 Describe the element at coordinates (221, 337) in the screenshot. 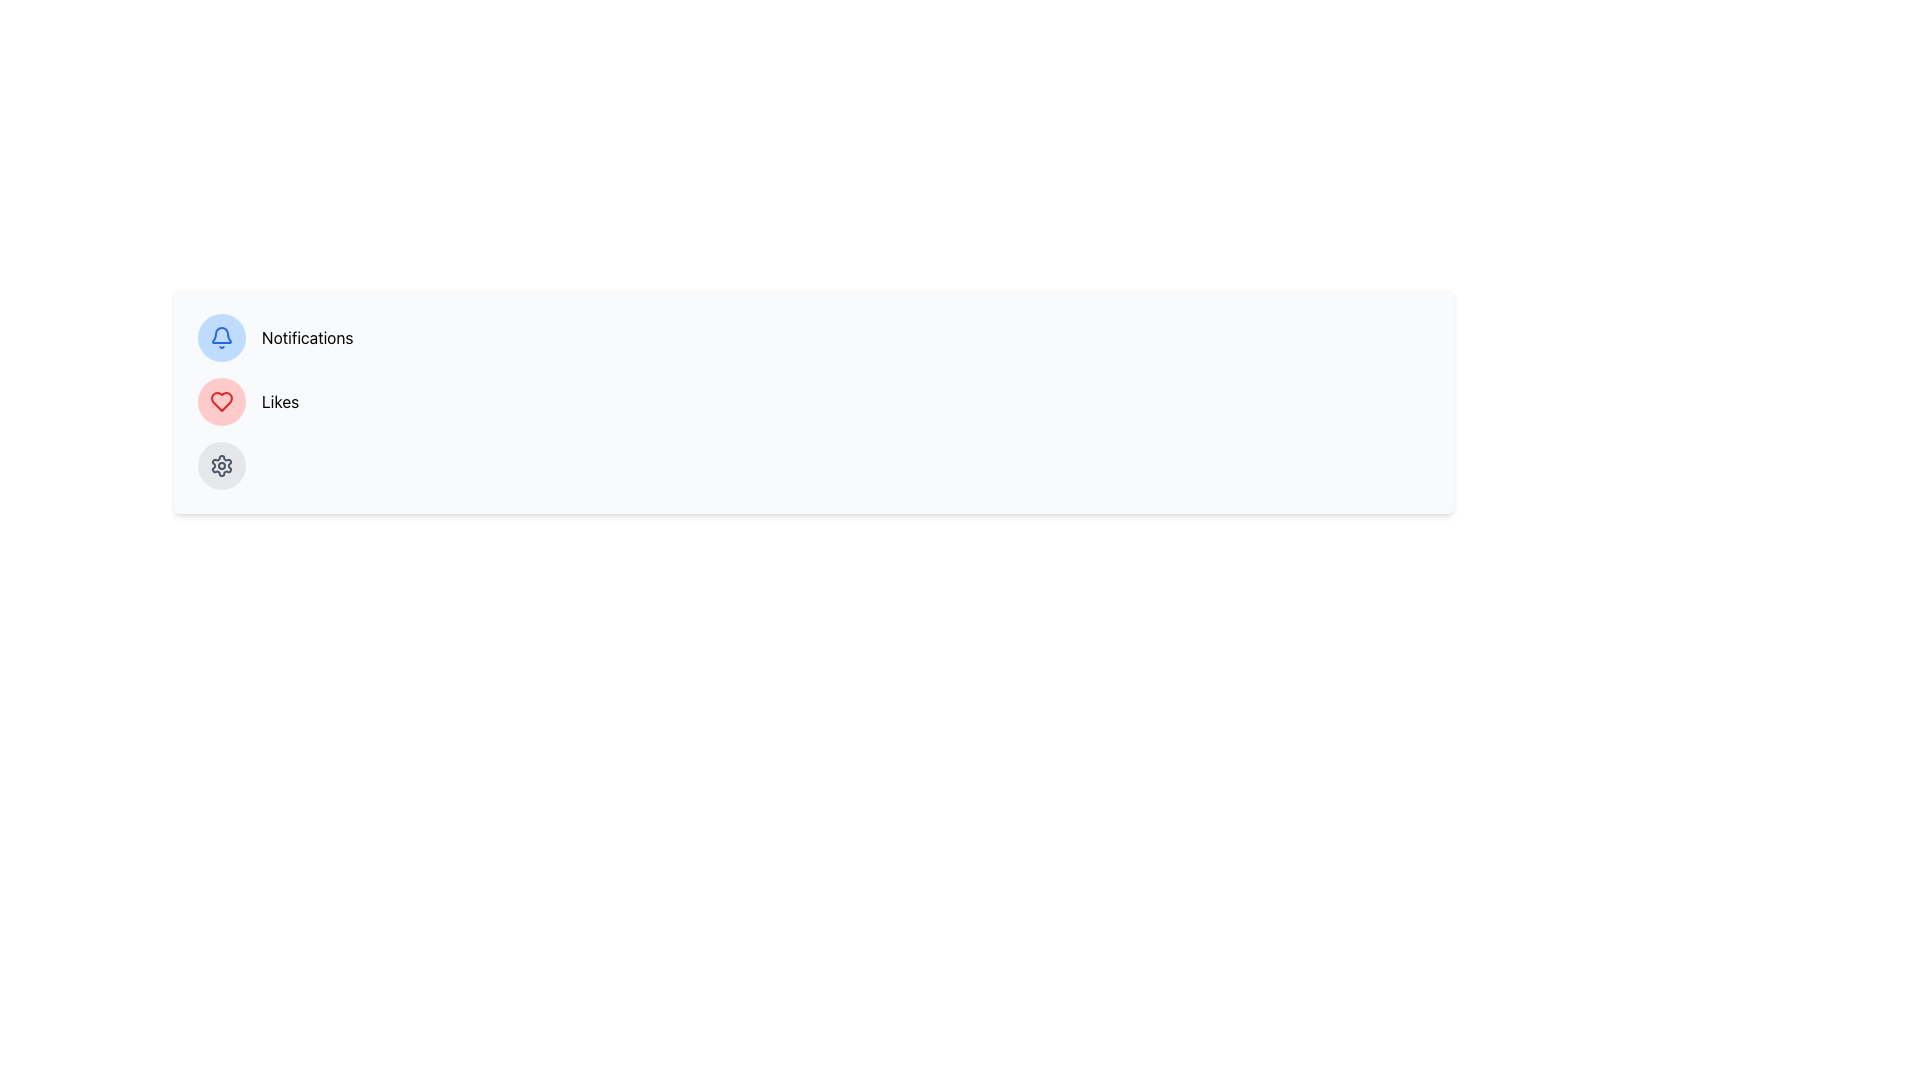

I see `the bell icon outlined with blue strokes, centrally placed within a circular light blue background` at that location.